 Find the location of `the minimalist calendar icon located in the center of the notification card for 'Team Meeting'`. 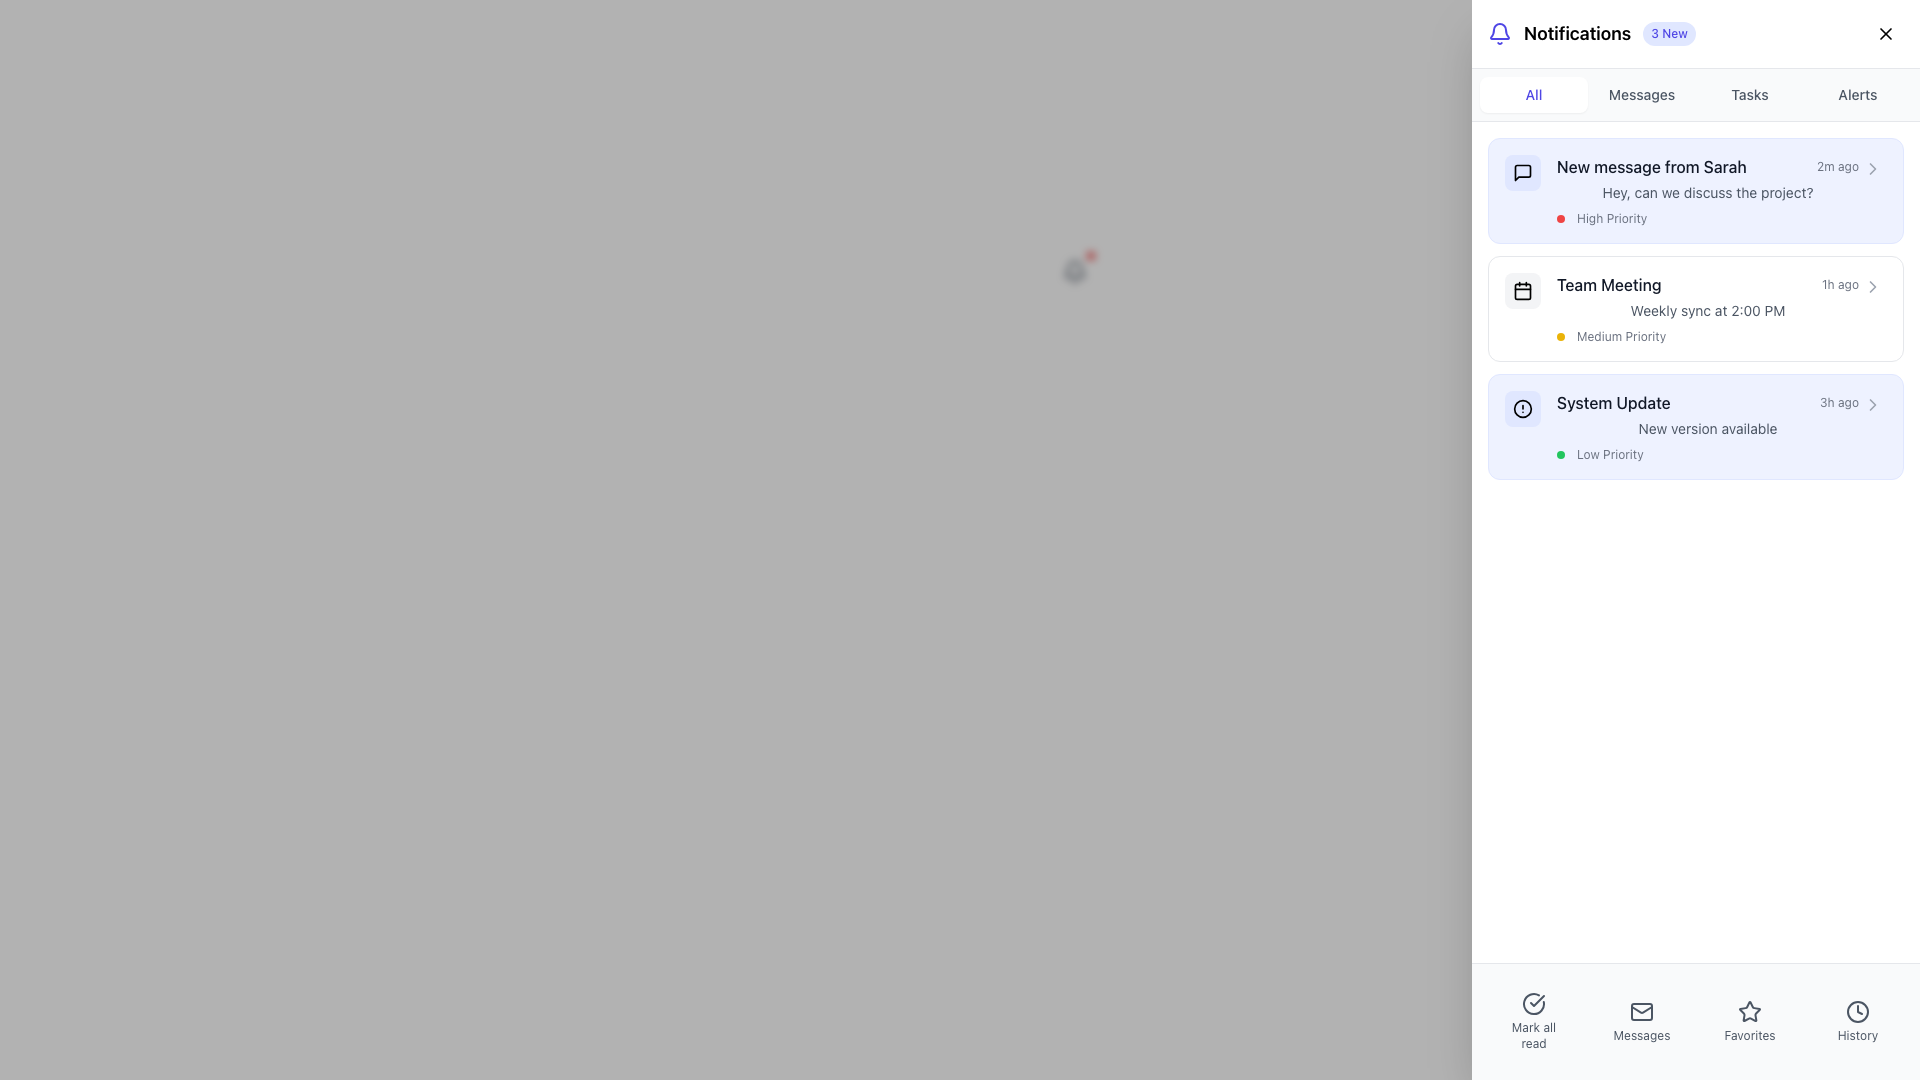

the minimalist calendar icon located in the center of the notification card for 'Team Meeting' is located at coordinates (1521, 290).